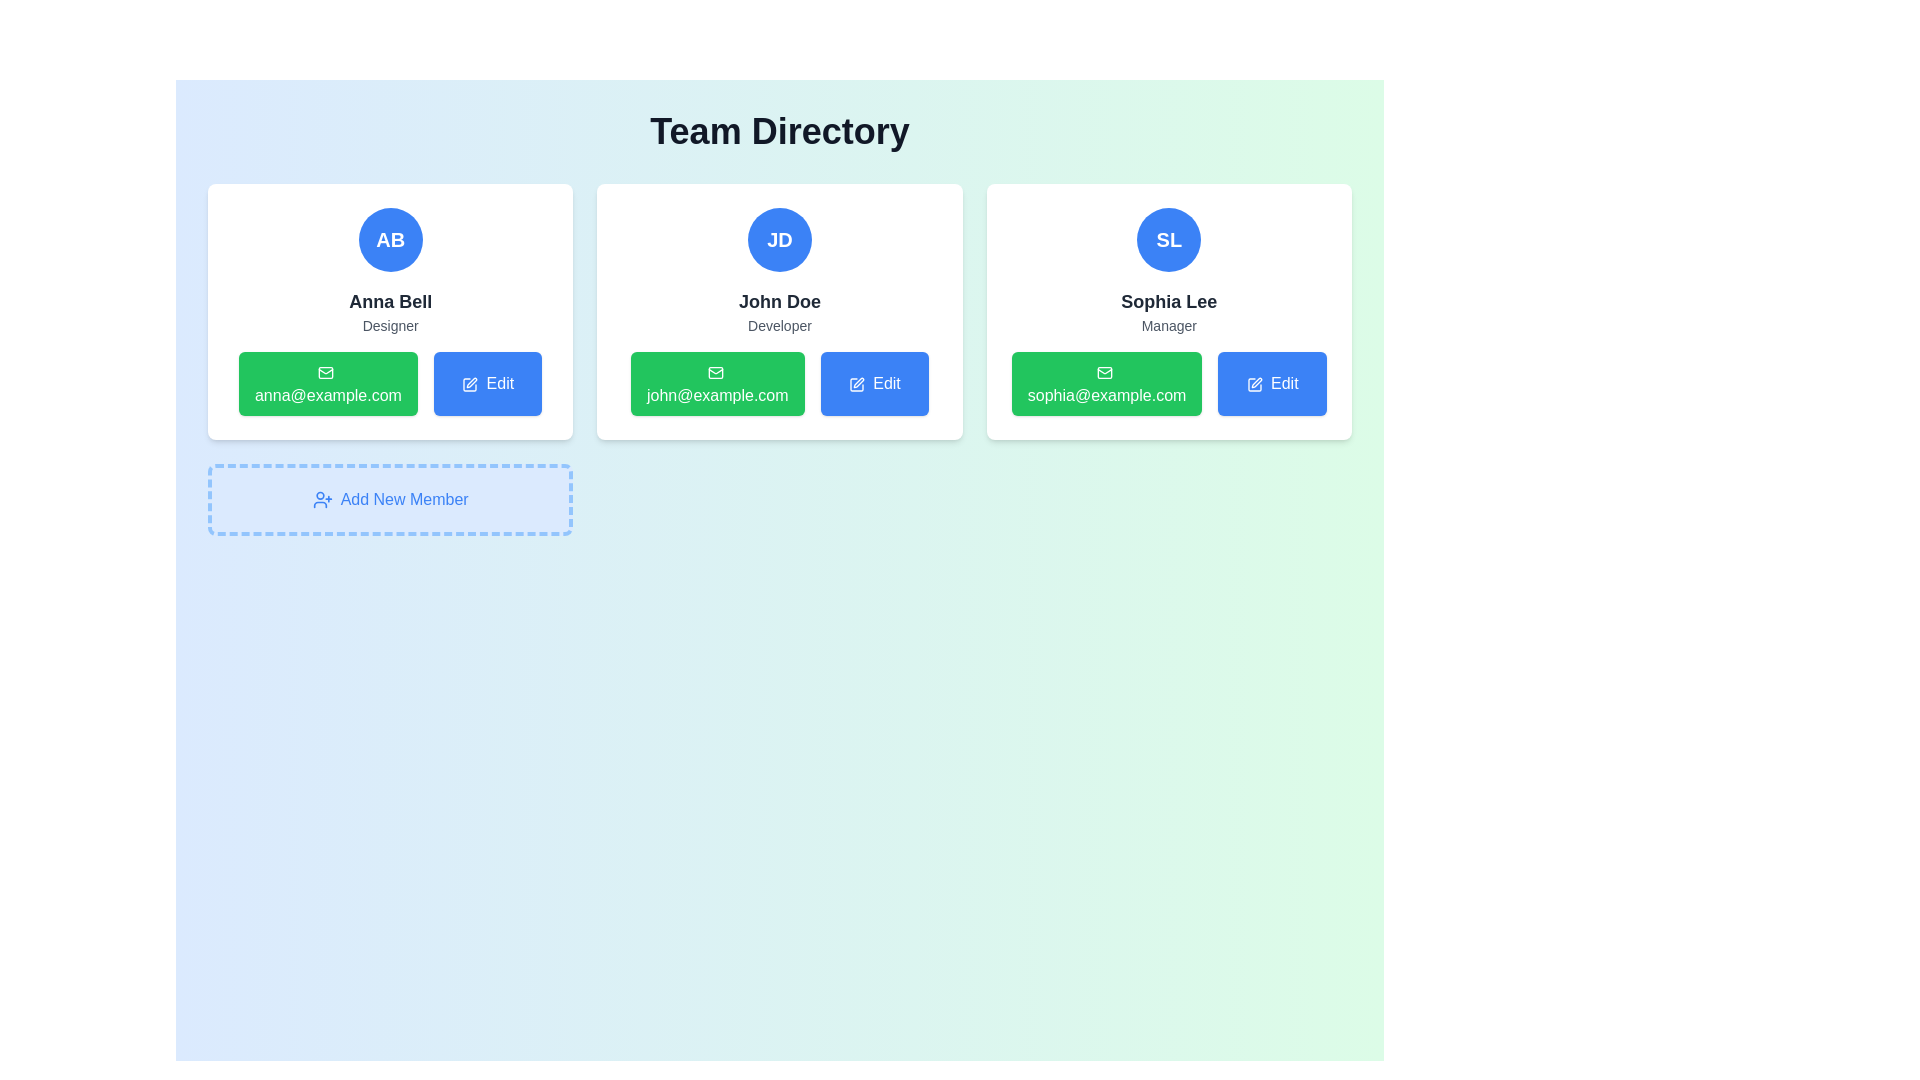  Describe the element at coordinates (1169, 312) in the screenshot. I see `user's name and designation displayed in the text element located in the center of the third card in the rightmost column of the user profile grid` at that location.